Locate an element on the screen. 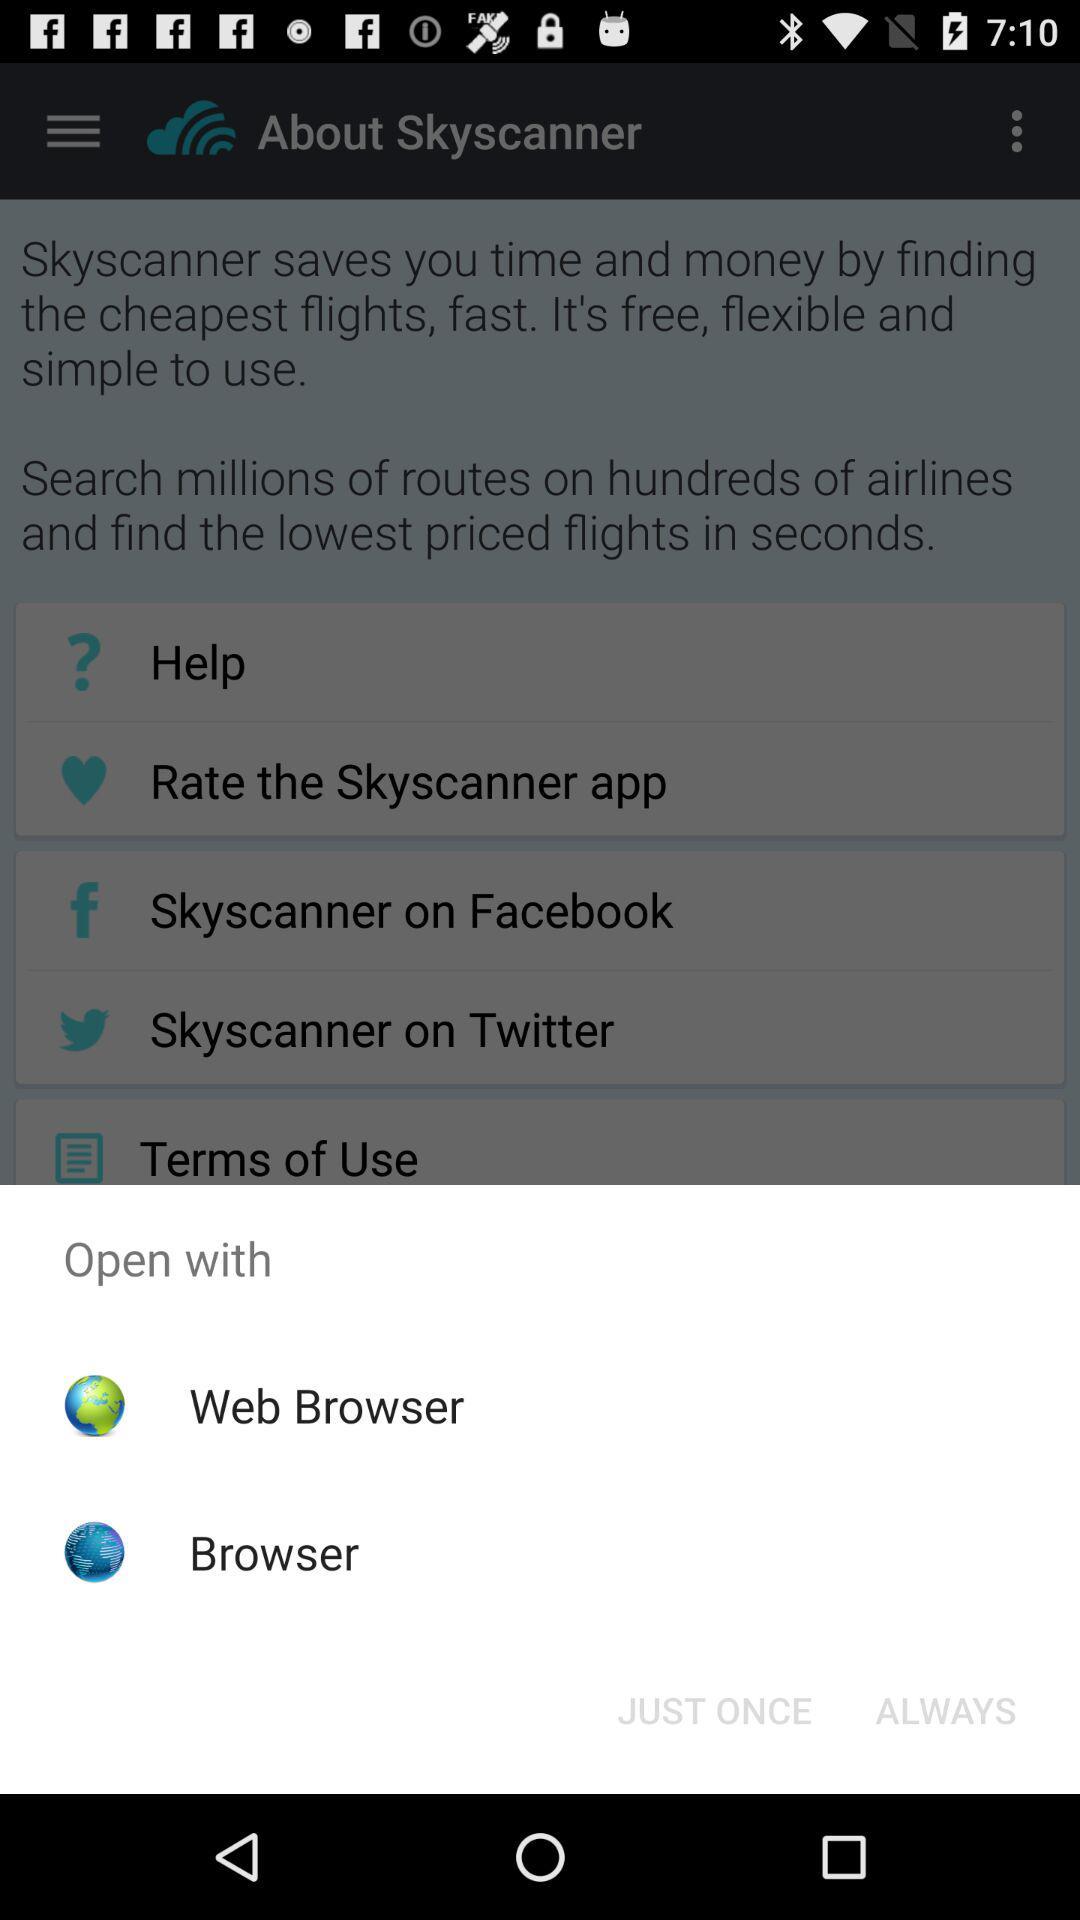 The height and width of the screenshot is (1920, 1080). the item at the bottom is located at coordinates (713, 1708).